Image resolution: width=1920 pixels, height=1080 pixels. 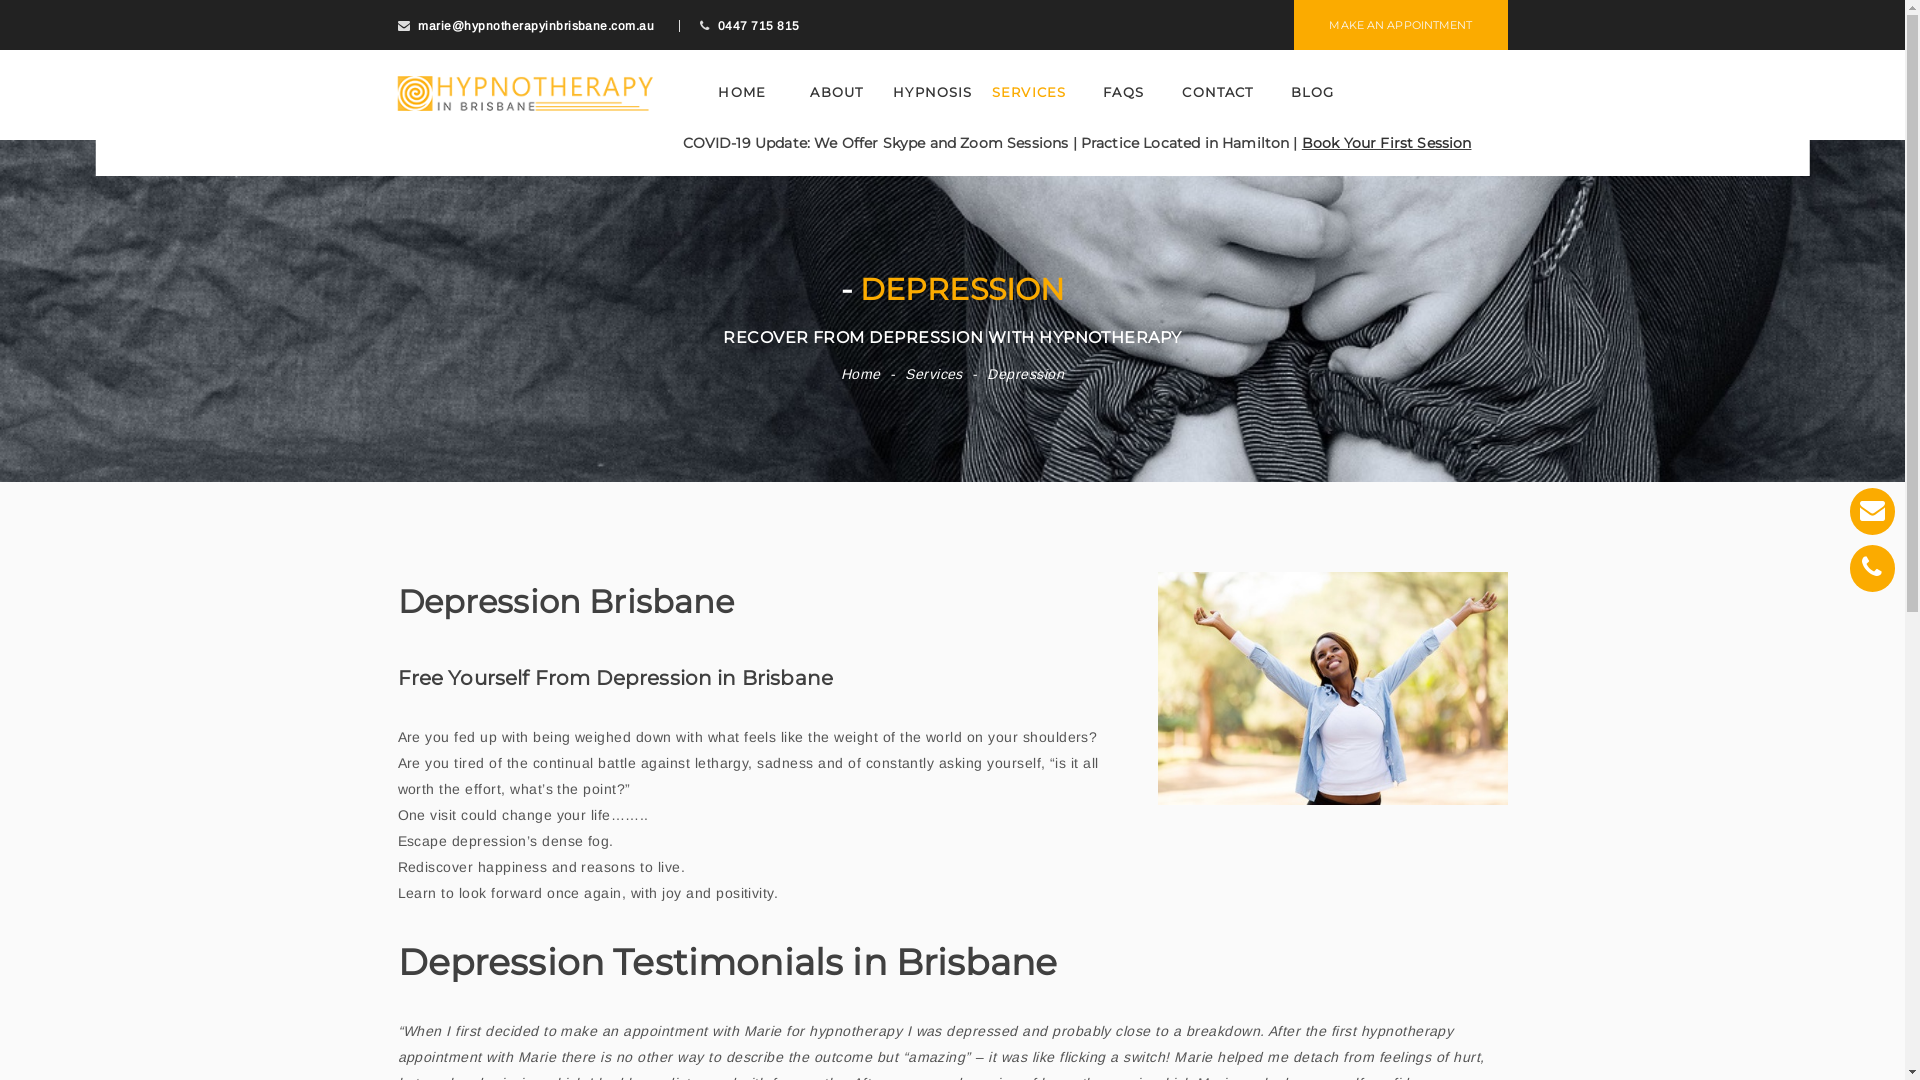 I want to click on 'HYPNOSIS', so click(x=931, y=92).